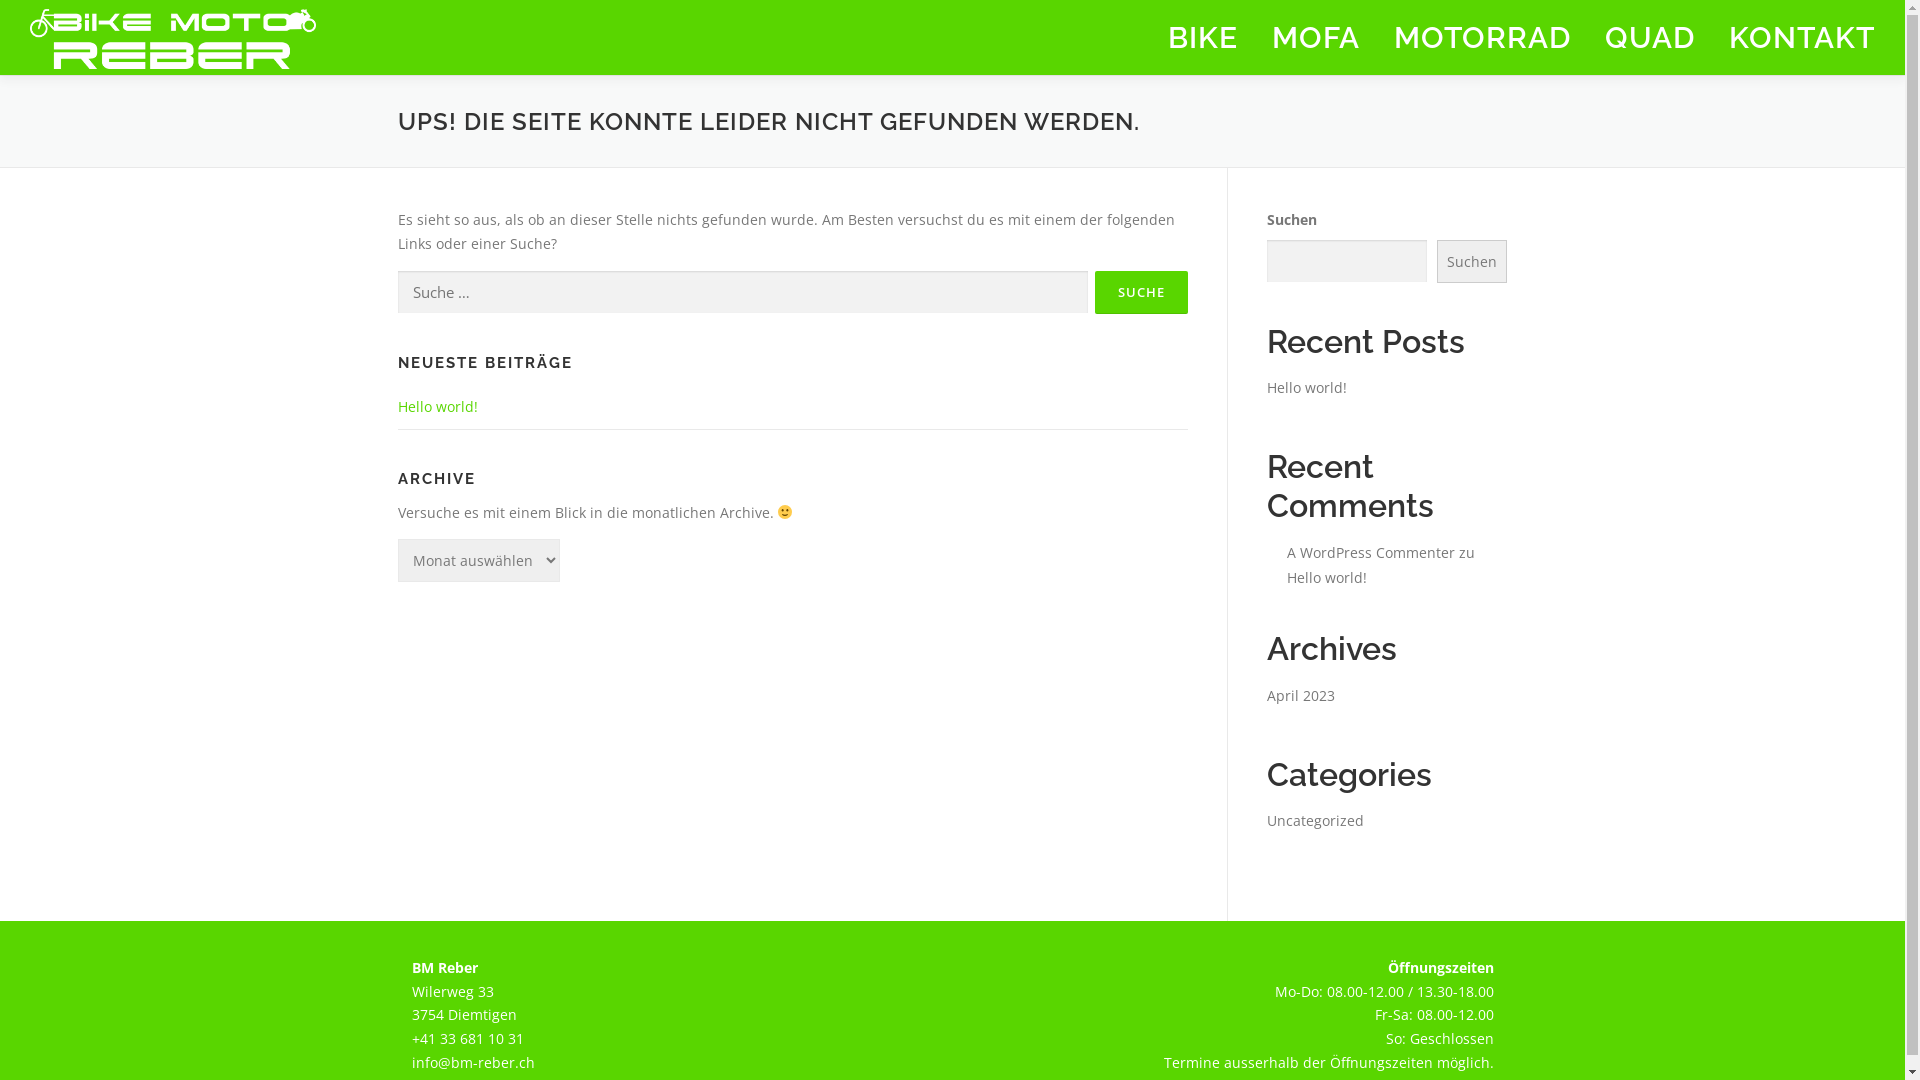 The image size is (1920, 1080). I want to click on 'Suche', so click(1093, 292).